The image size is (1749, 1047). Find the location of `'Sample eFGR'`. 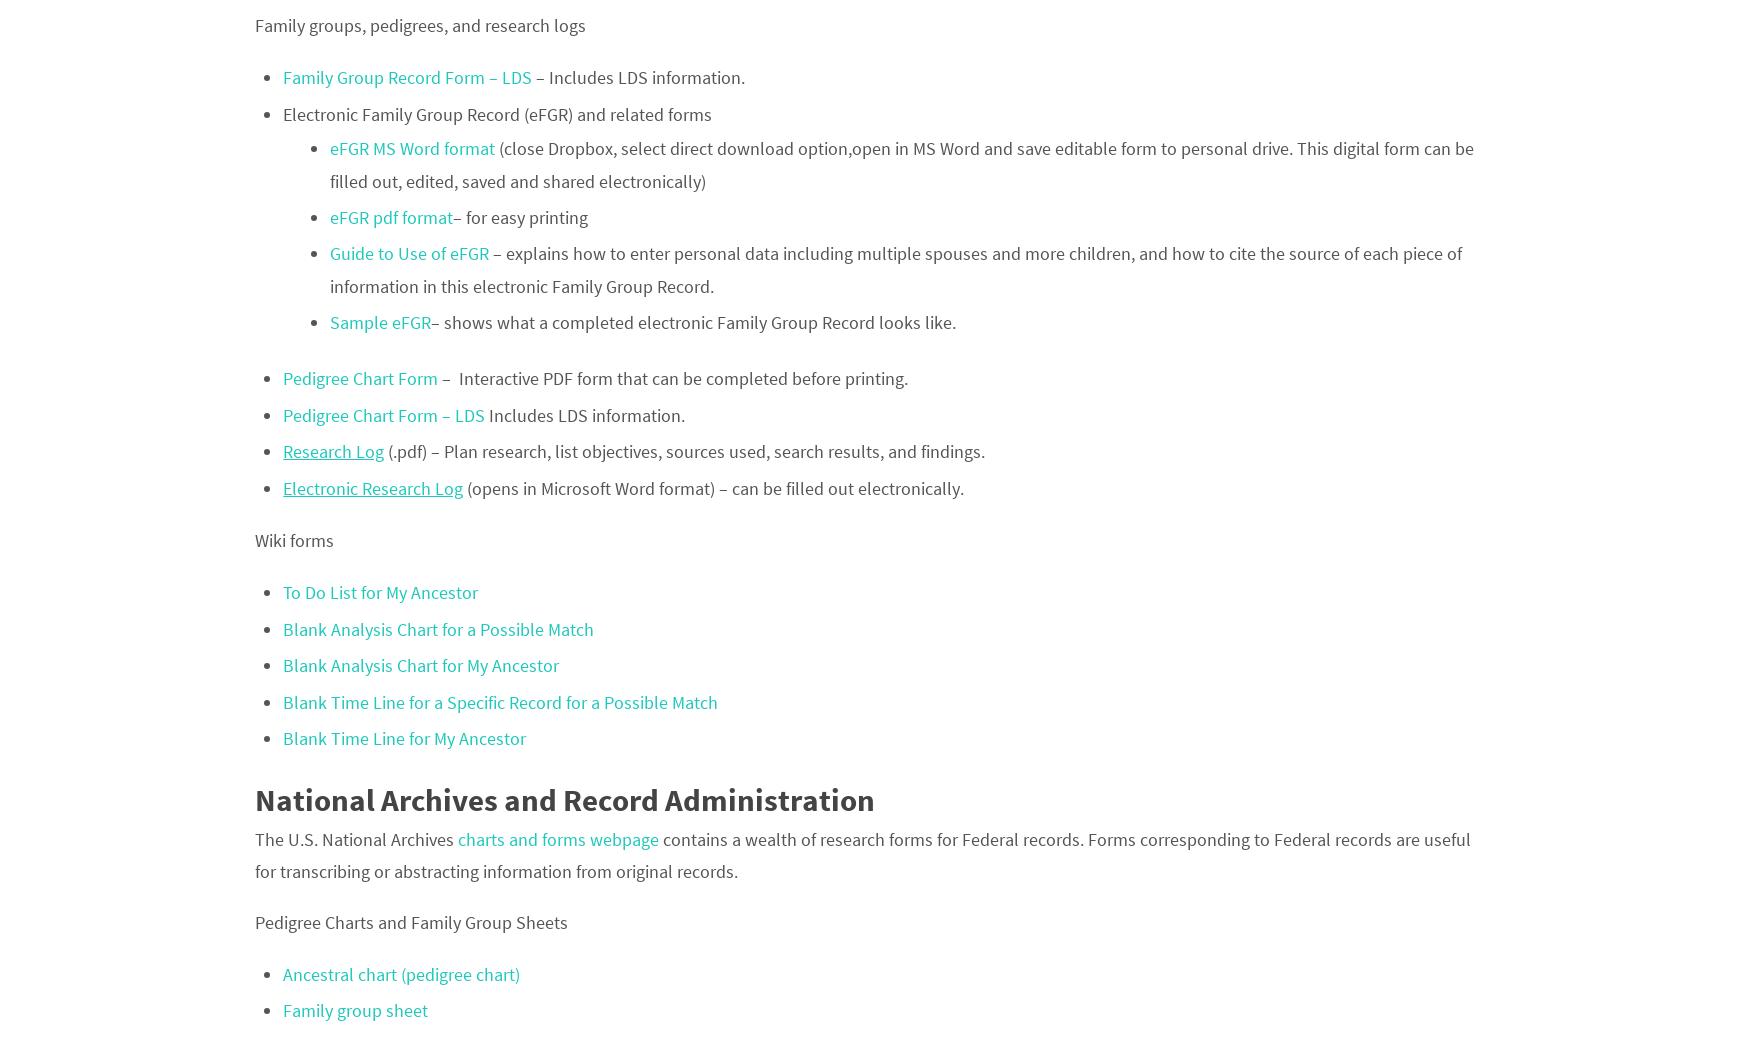

'Sample eFGR' is located at coordinates (329, 321).